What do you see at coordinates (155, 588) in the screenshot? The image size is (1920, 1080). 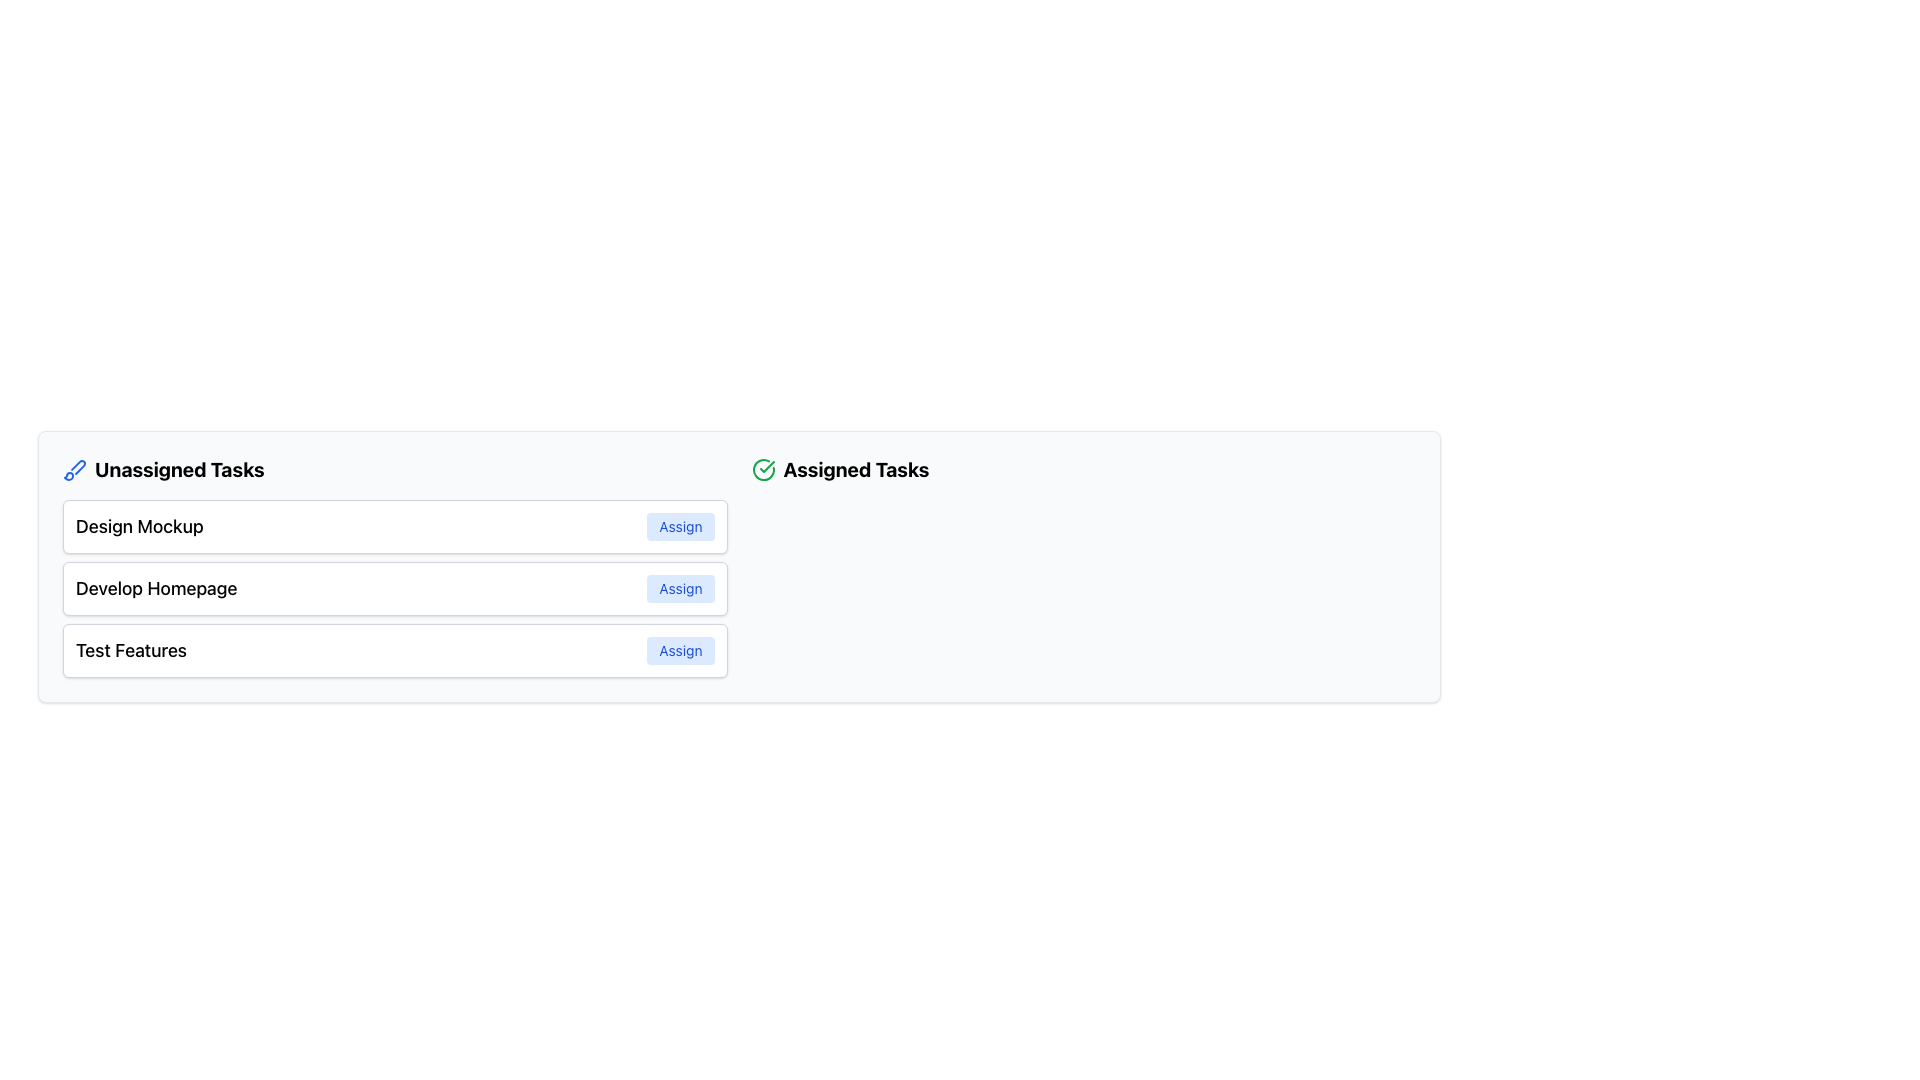 I see `the text label reading 'Develop Homepage' located in the second card under the 'Unassigned Tasks' section` at bounding box center [155, 588].